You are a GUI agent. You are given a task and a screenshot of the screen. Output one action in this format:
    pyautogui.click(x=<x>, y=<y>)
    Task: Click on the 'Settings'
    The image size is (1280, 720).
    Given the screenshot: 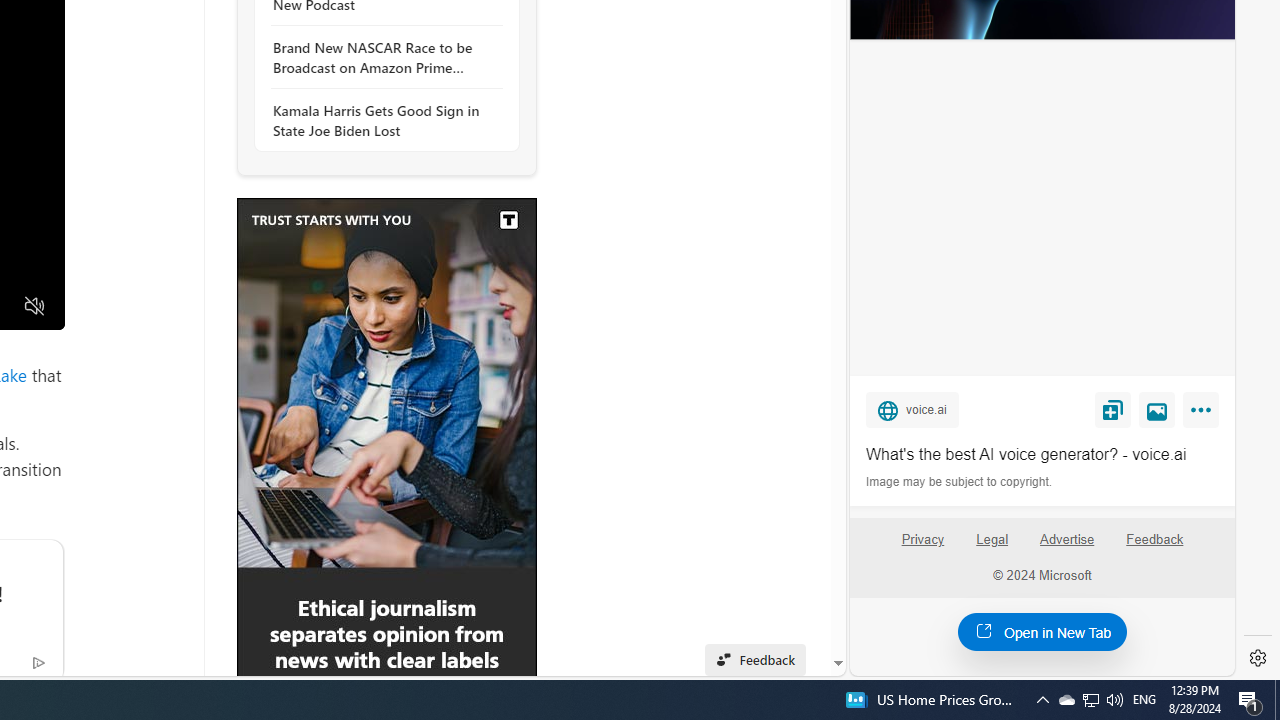 What is the action you would take?
    pyautogui.click(x=1257, y=658)
    